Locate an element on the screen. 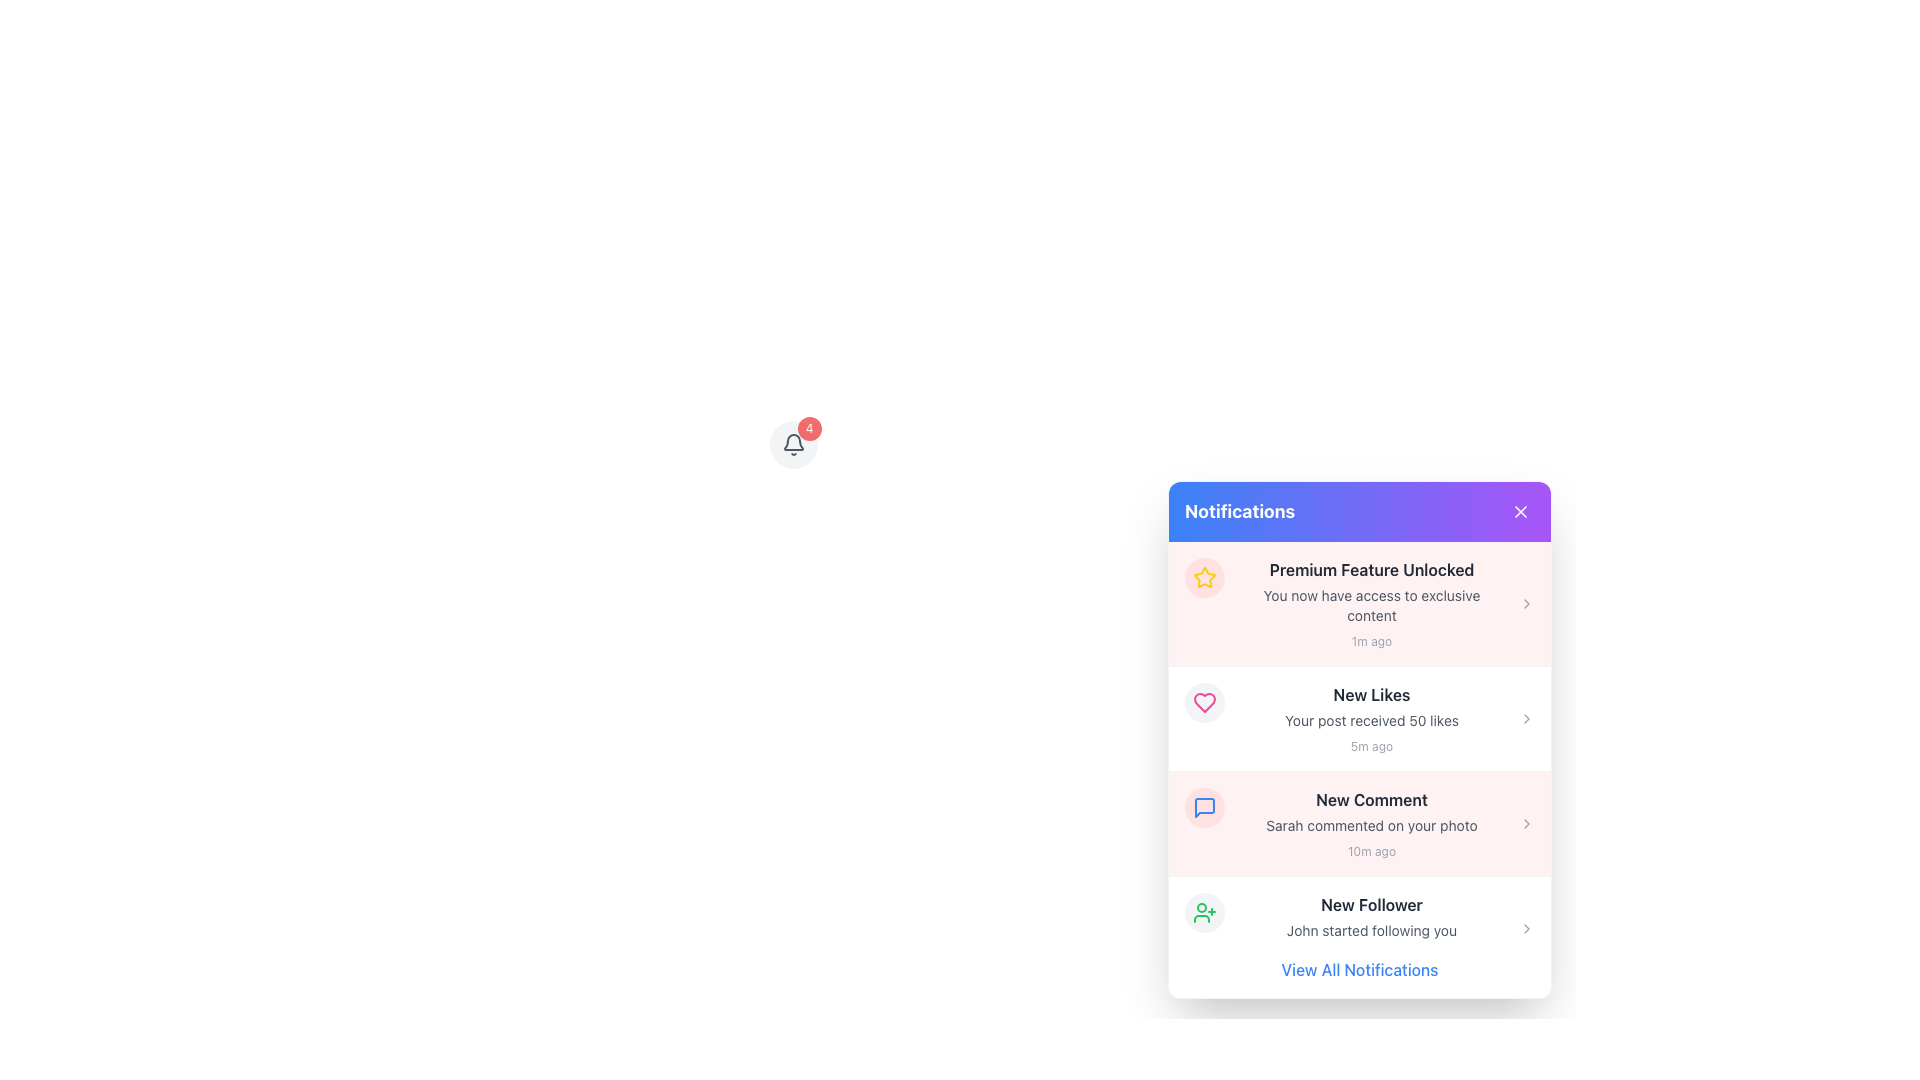  the text label indicating a new comment notification is located at coordinates (1371, 798).